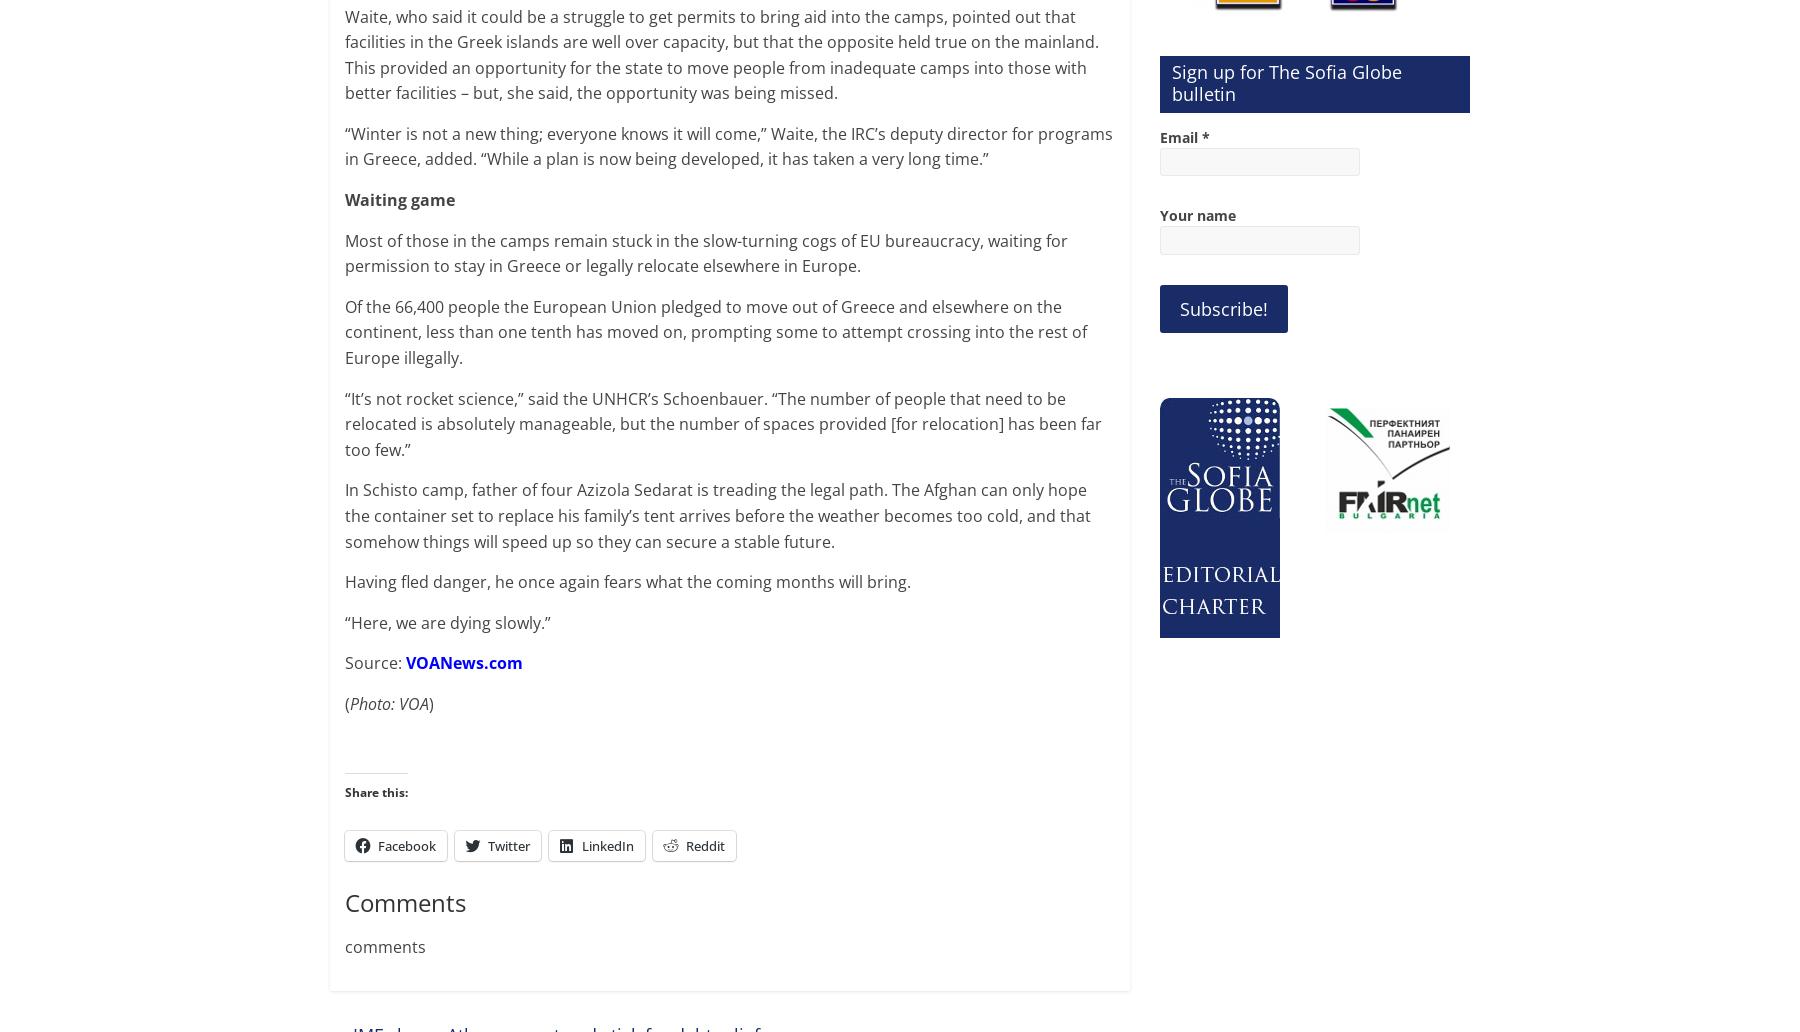 This screenshot has height=1032, width=1800. Describe the element at coordinates (1205, 136) in the screenshot. I see `'*'` at that location.